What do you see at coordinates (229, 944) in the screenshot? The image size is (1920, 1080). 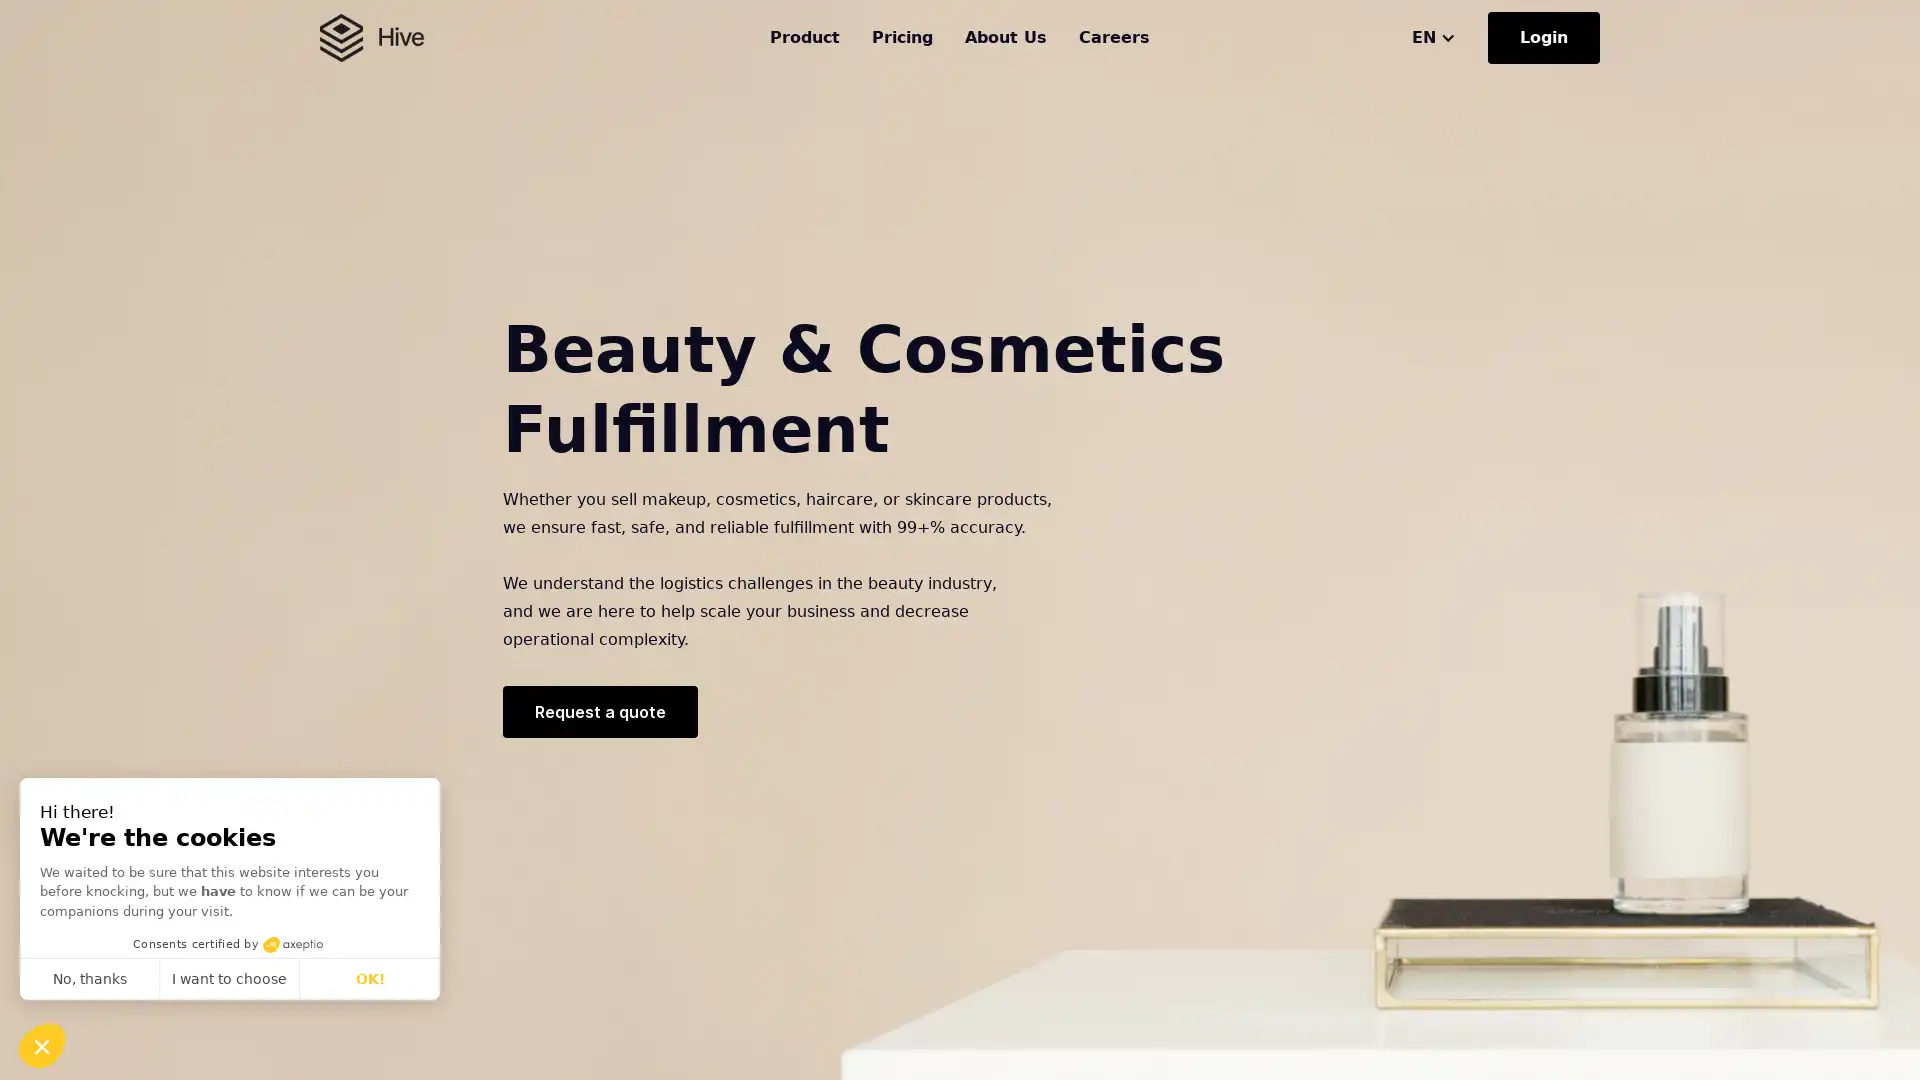 I see `Consents certified by` at bounding box center [229, 944].